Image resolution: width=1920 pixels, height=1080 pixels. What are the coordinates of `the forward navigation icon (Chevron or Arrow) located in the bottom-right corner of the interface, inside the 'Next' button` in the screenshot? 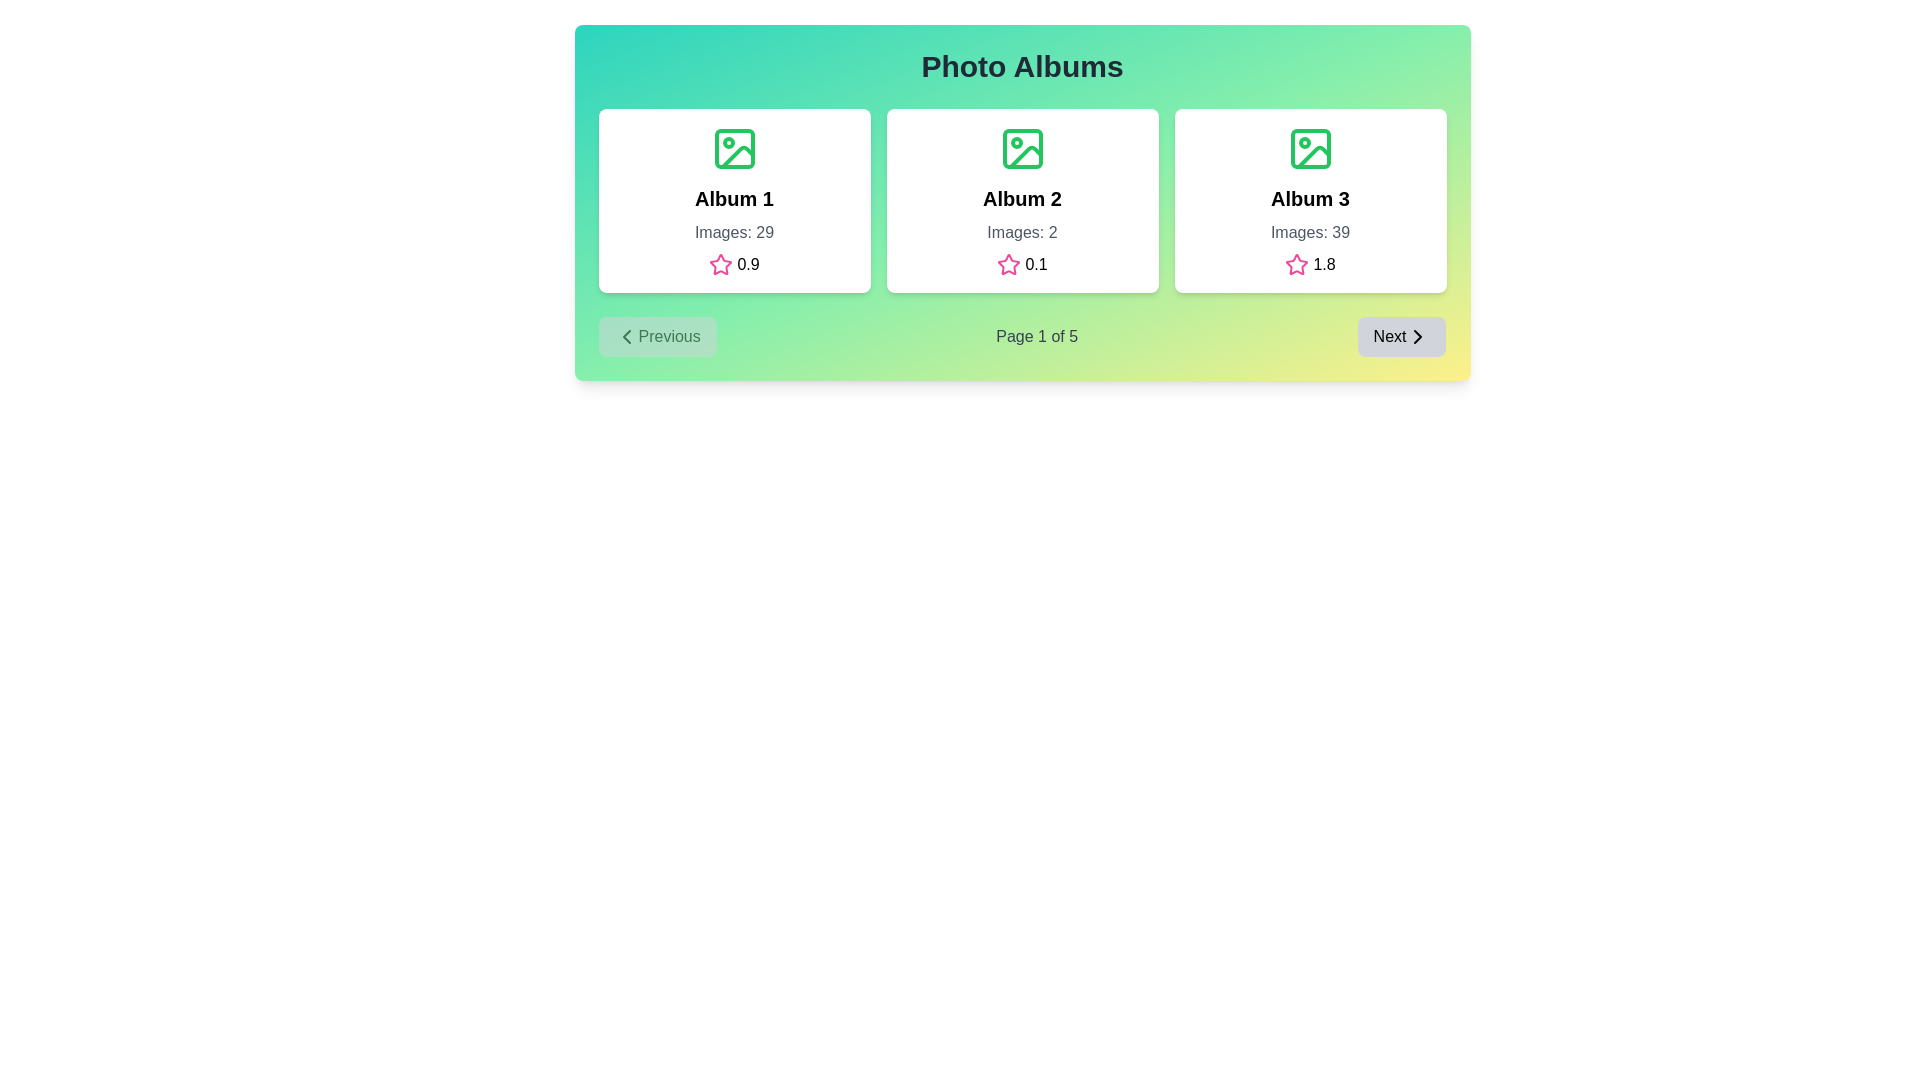 It's located at (1417, 335).